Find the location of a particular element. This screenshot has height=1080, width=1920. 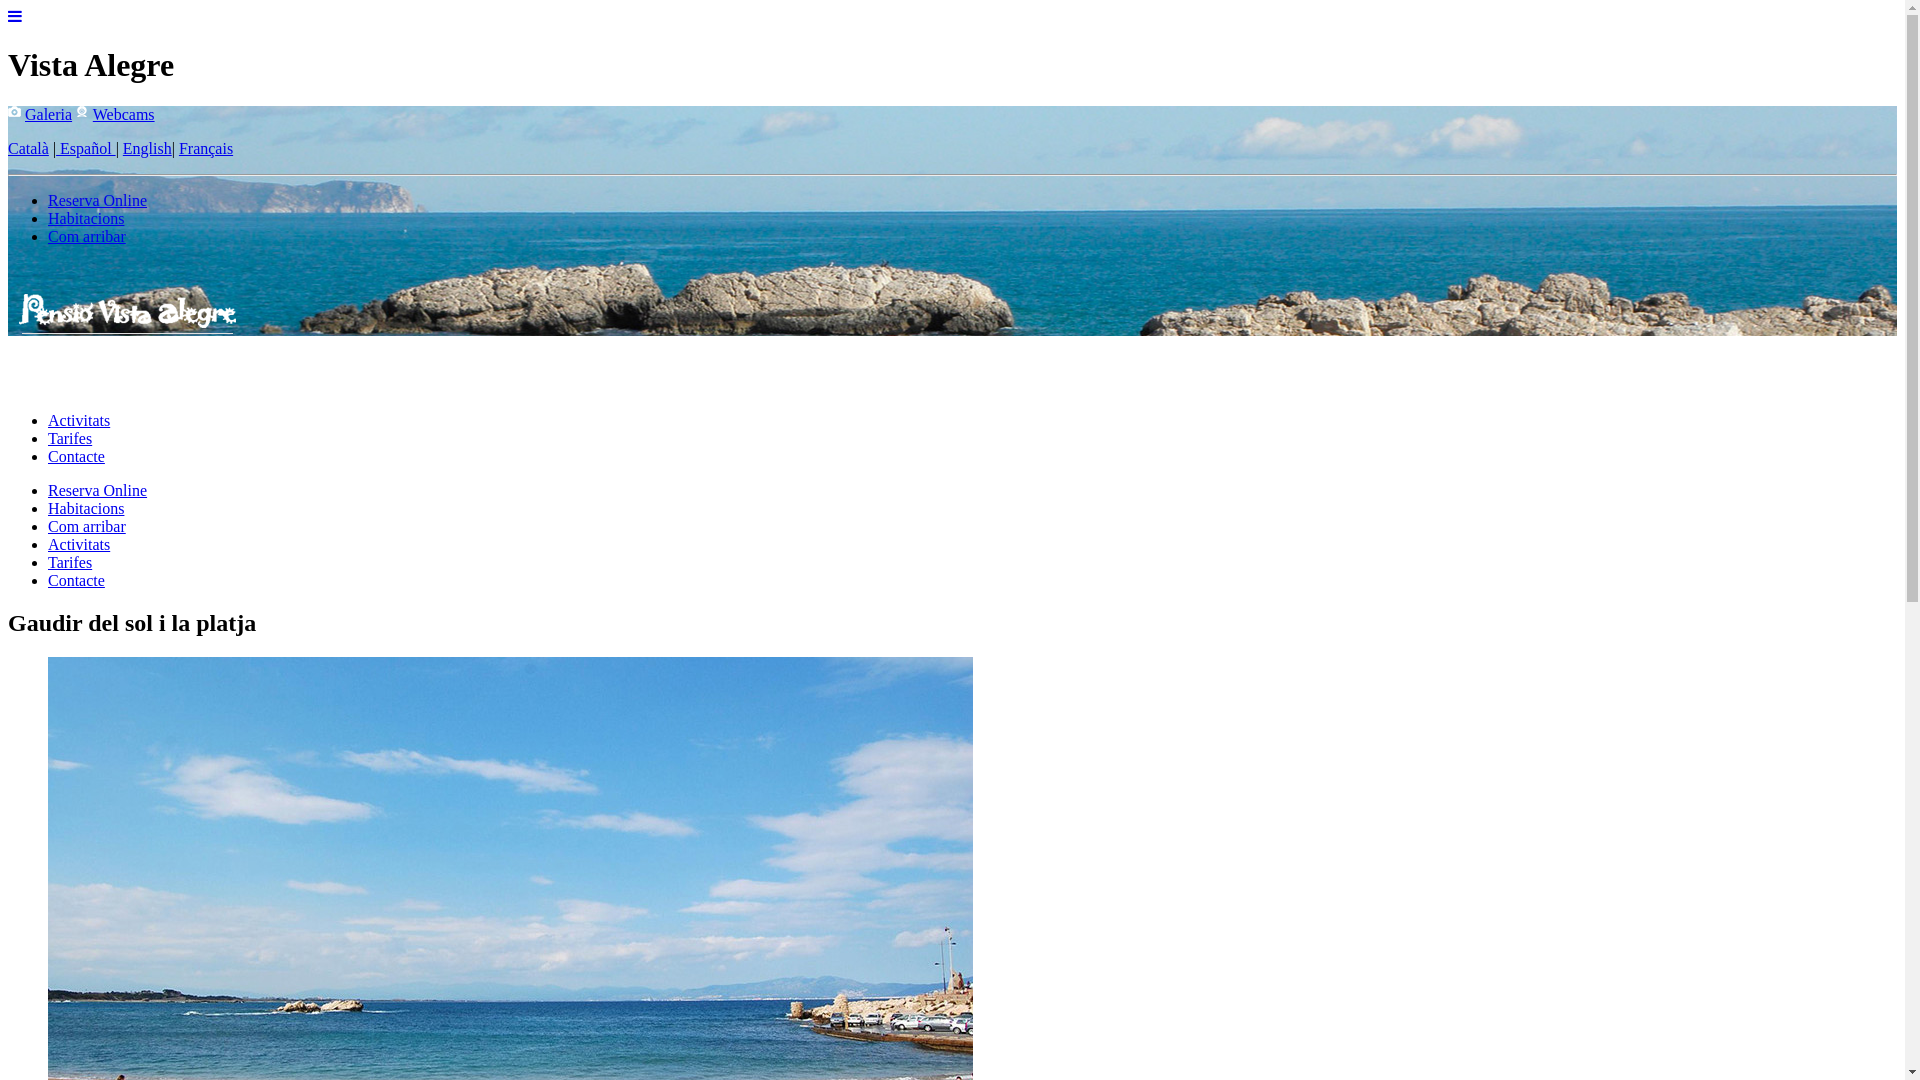

'Contacte' is located at coordinates (76, 580).